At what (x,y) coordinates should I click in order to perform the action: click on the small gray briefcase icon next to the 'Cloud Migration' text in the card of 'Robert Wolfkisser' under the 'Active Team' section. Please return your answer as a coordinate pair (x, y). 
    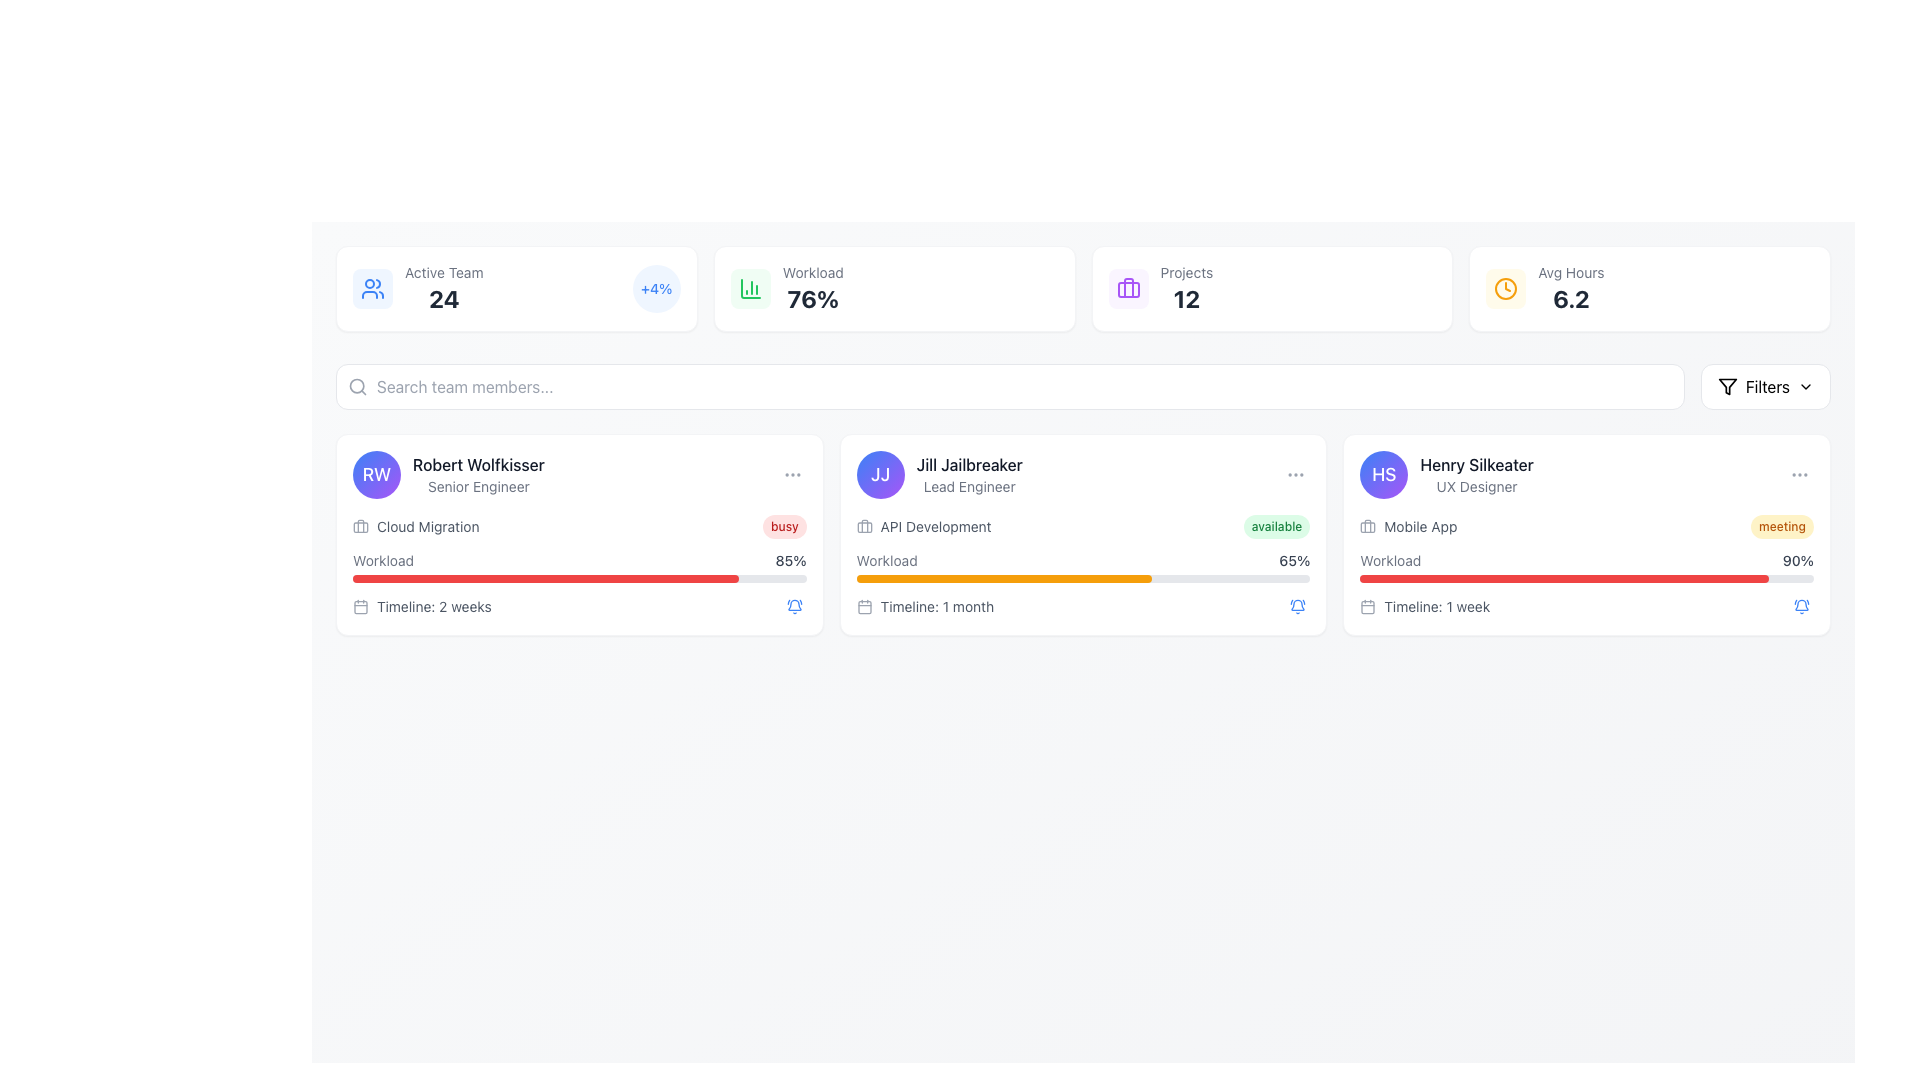
    Looking at the image, I should click on (360, 526).